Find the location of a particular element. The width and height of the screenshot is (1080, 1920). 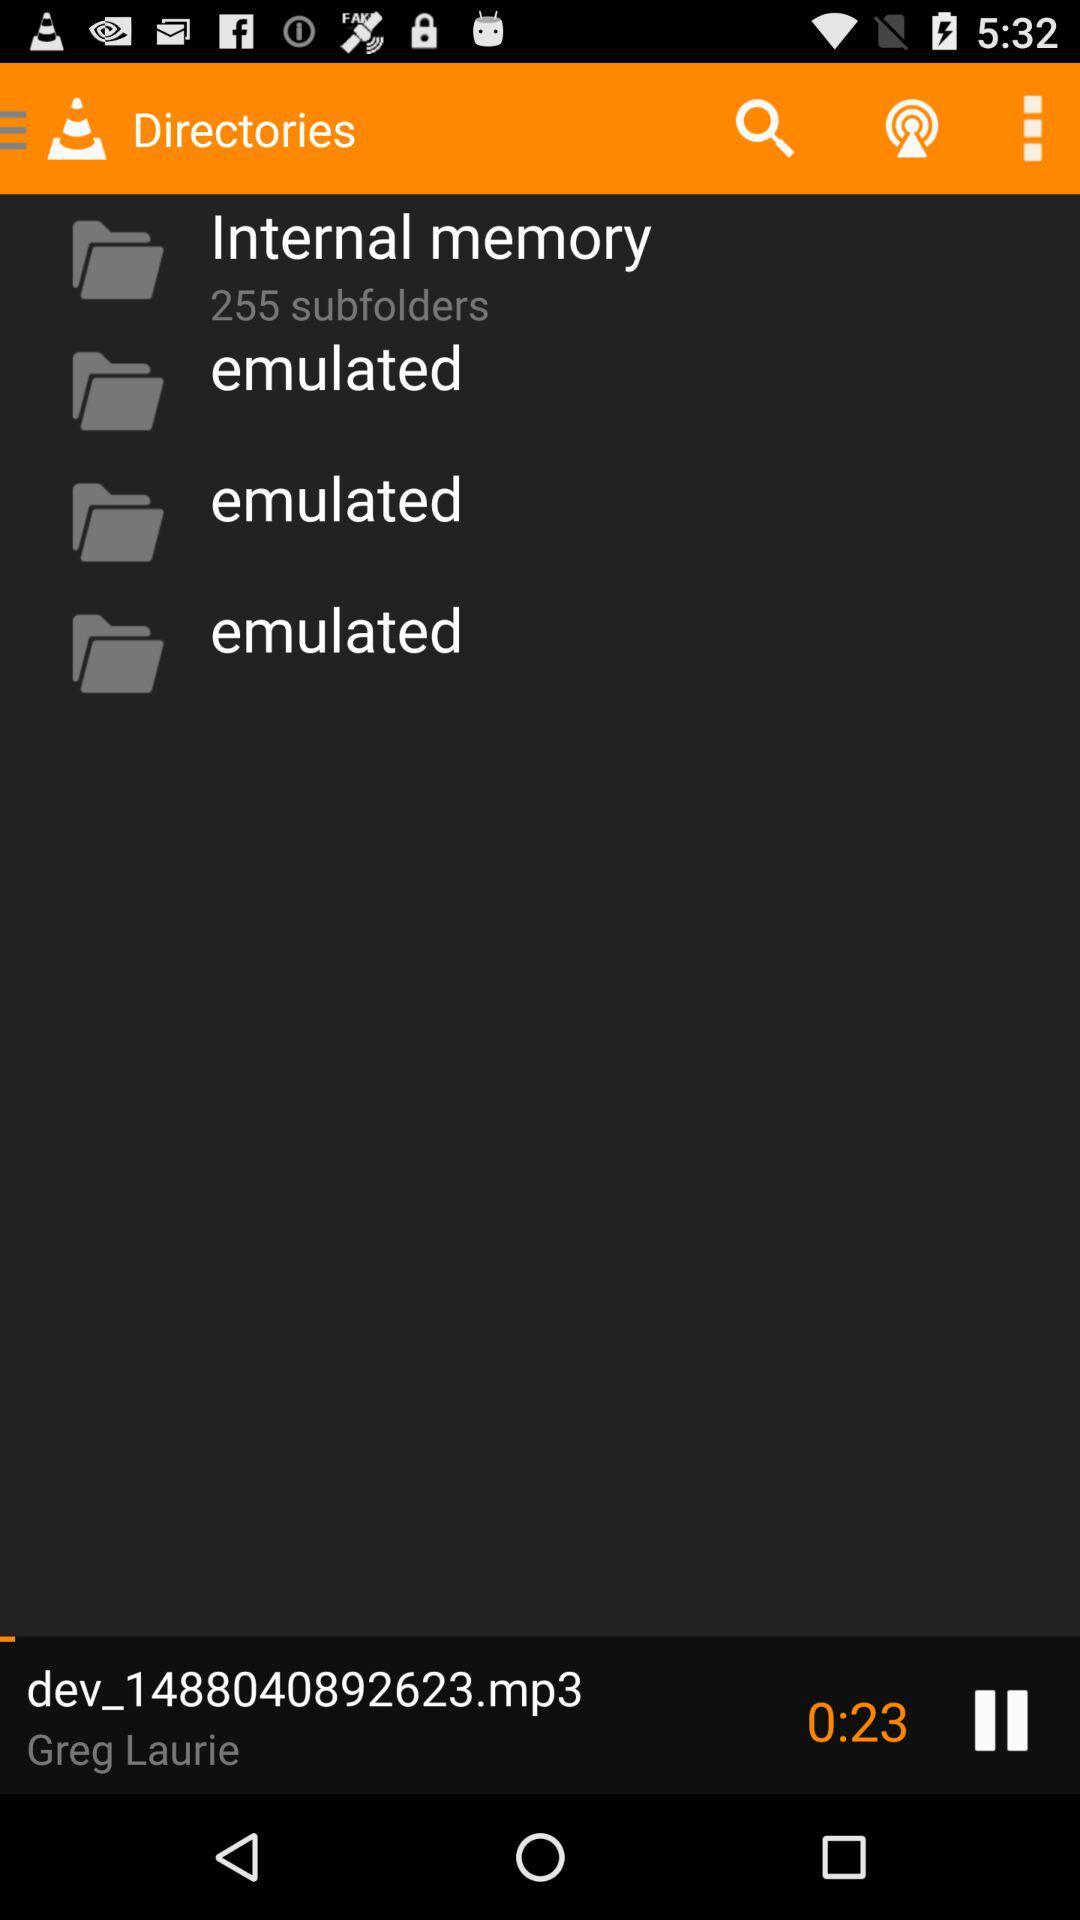

the pause icon is located at coordinates (1001, 1840).